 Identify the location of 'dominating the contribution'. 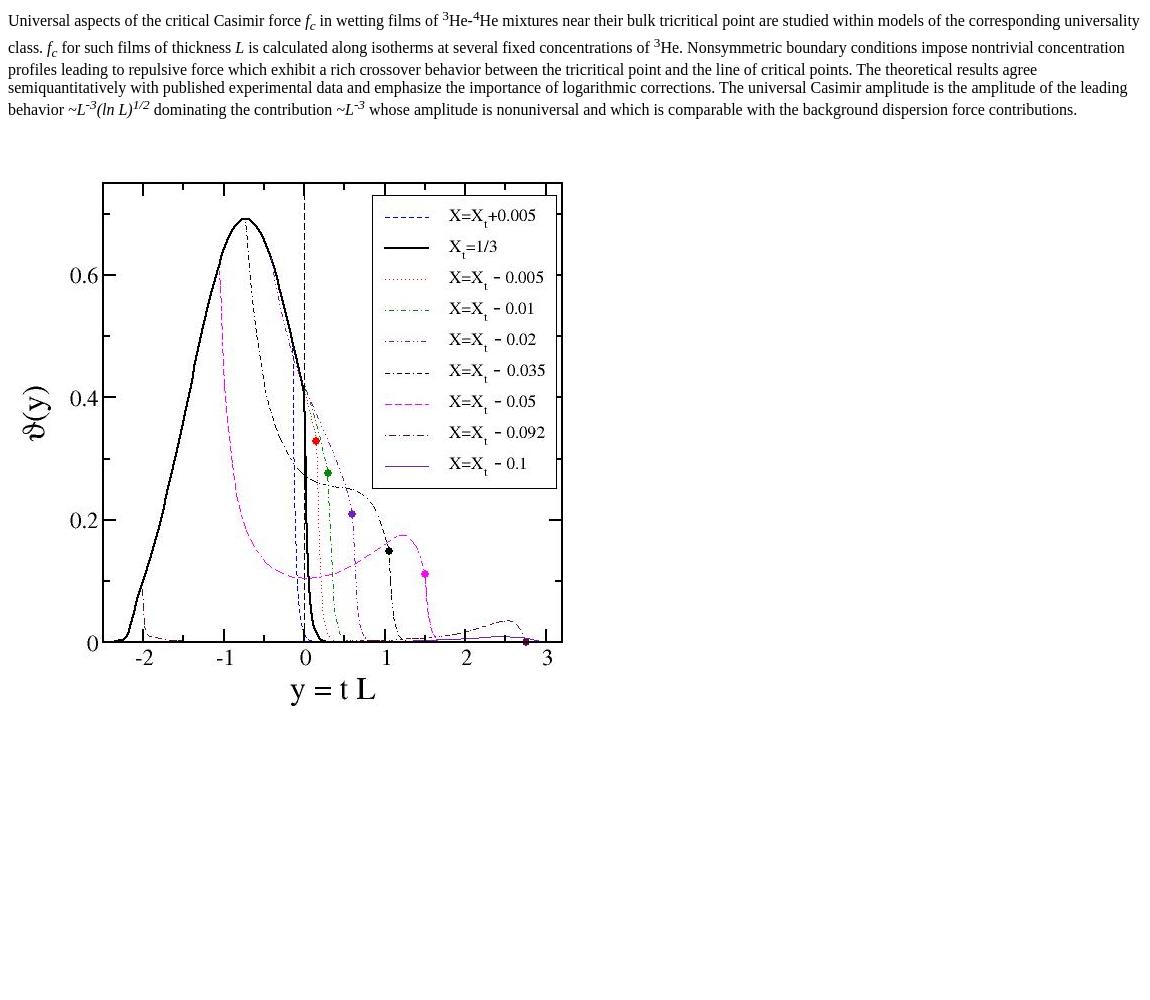
(241, 108).